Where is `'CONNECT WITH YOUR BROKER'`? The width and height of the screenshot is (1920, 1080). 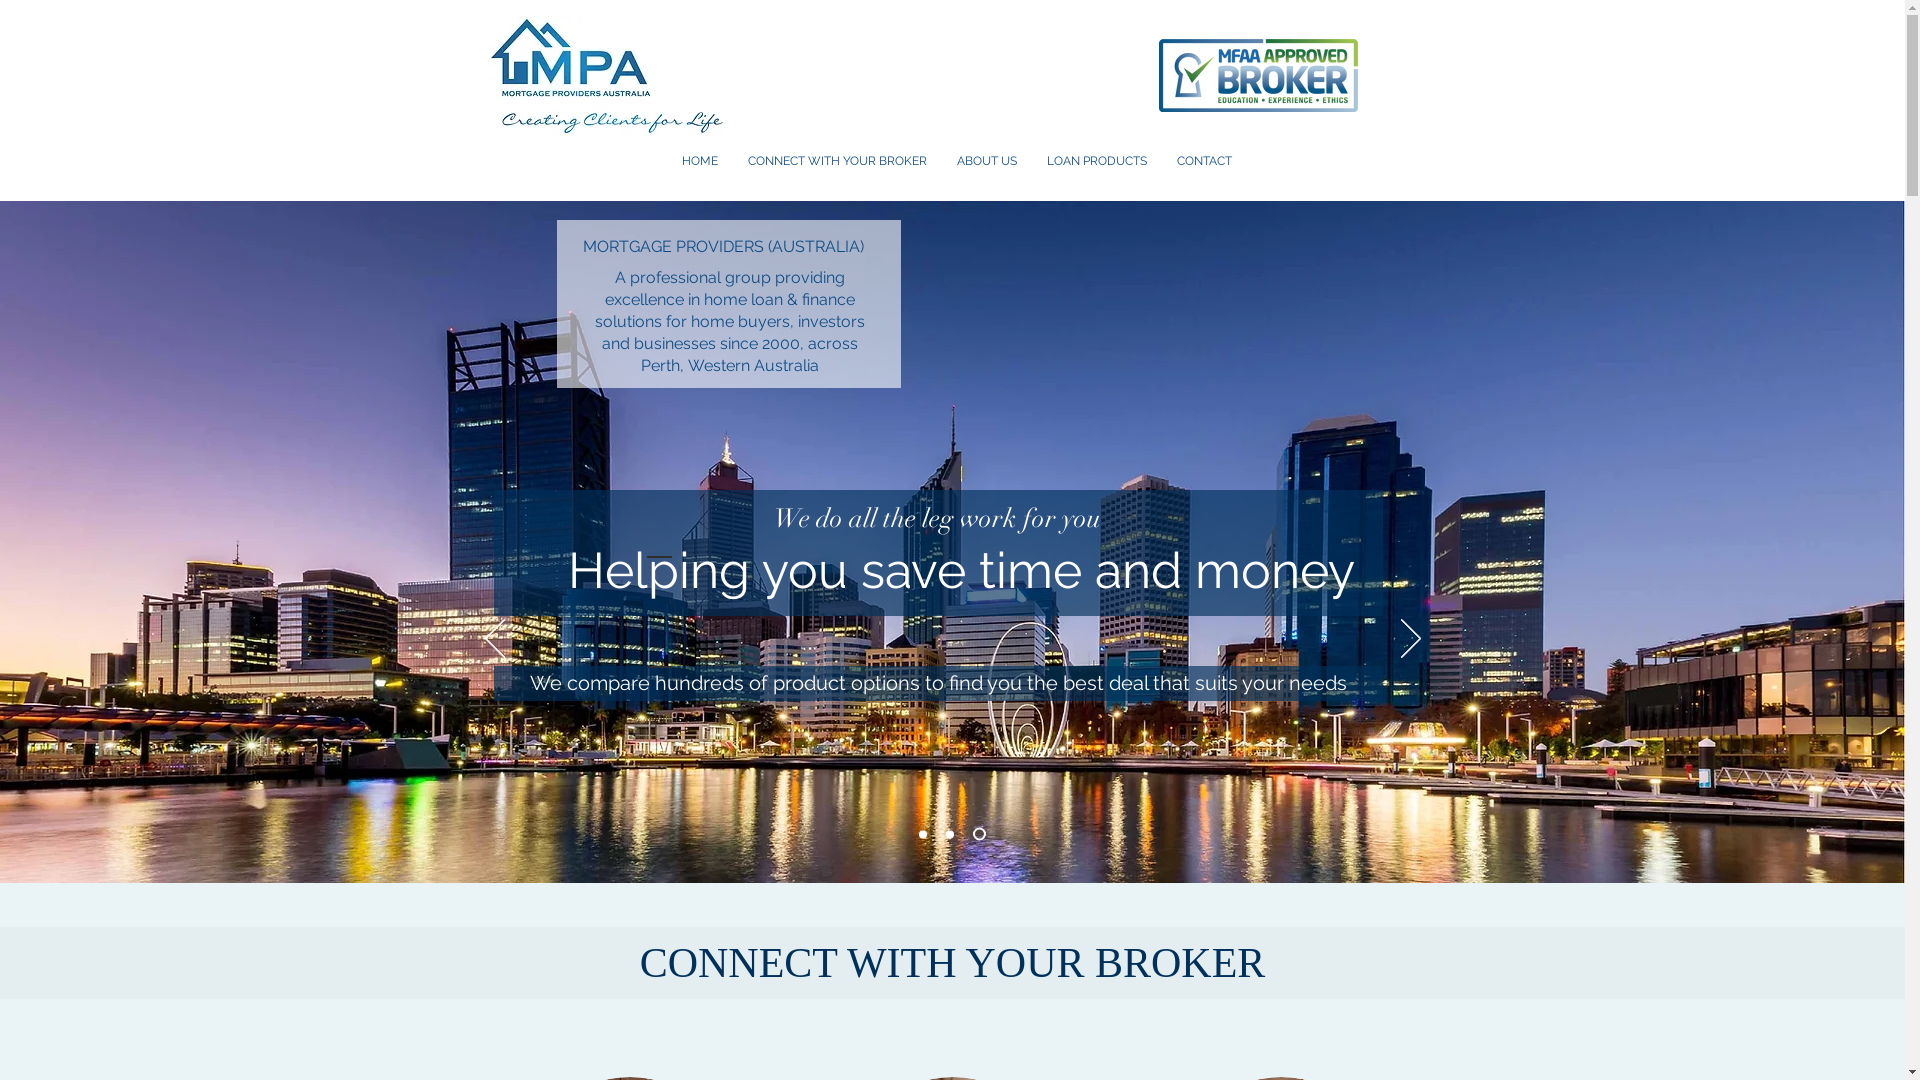
'CONNECT WITH YOUR BROKER' is located at coordinates (836, 160).